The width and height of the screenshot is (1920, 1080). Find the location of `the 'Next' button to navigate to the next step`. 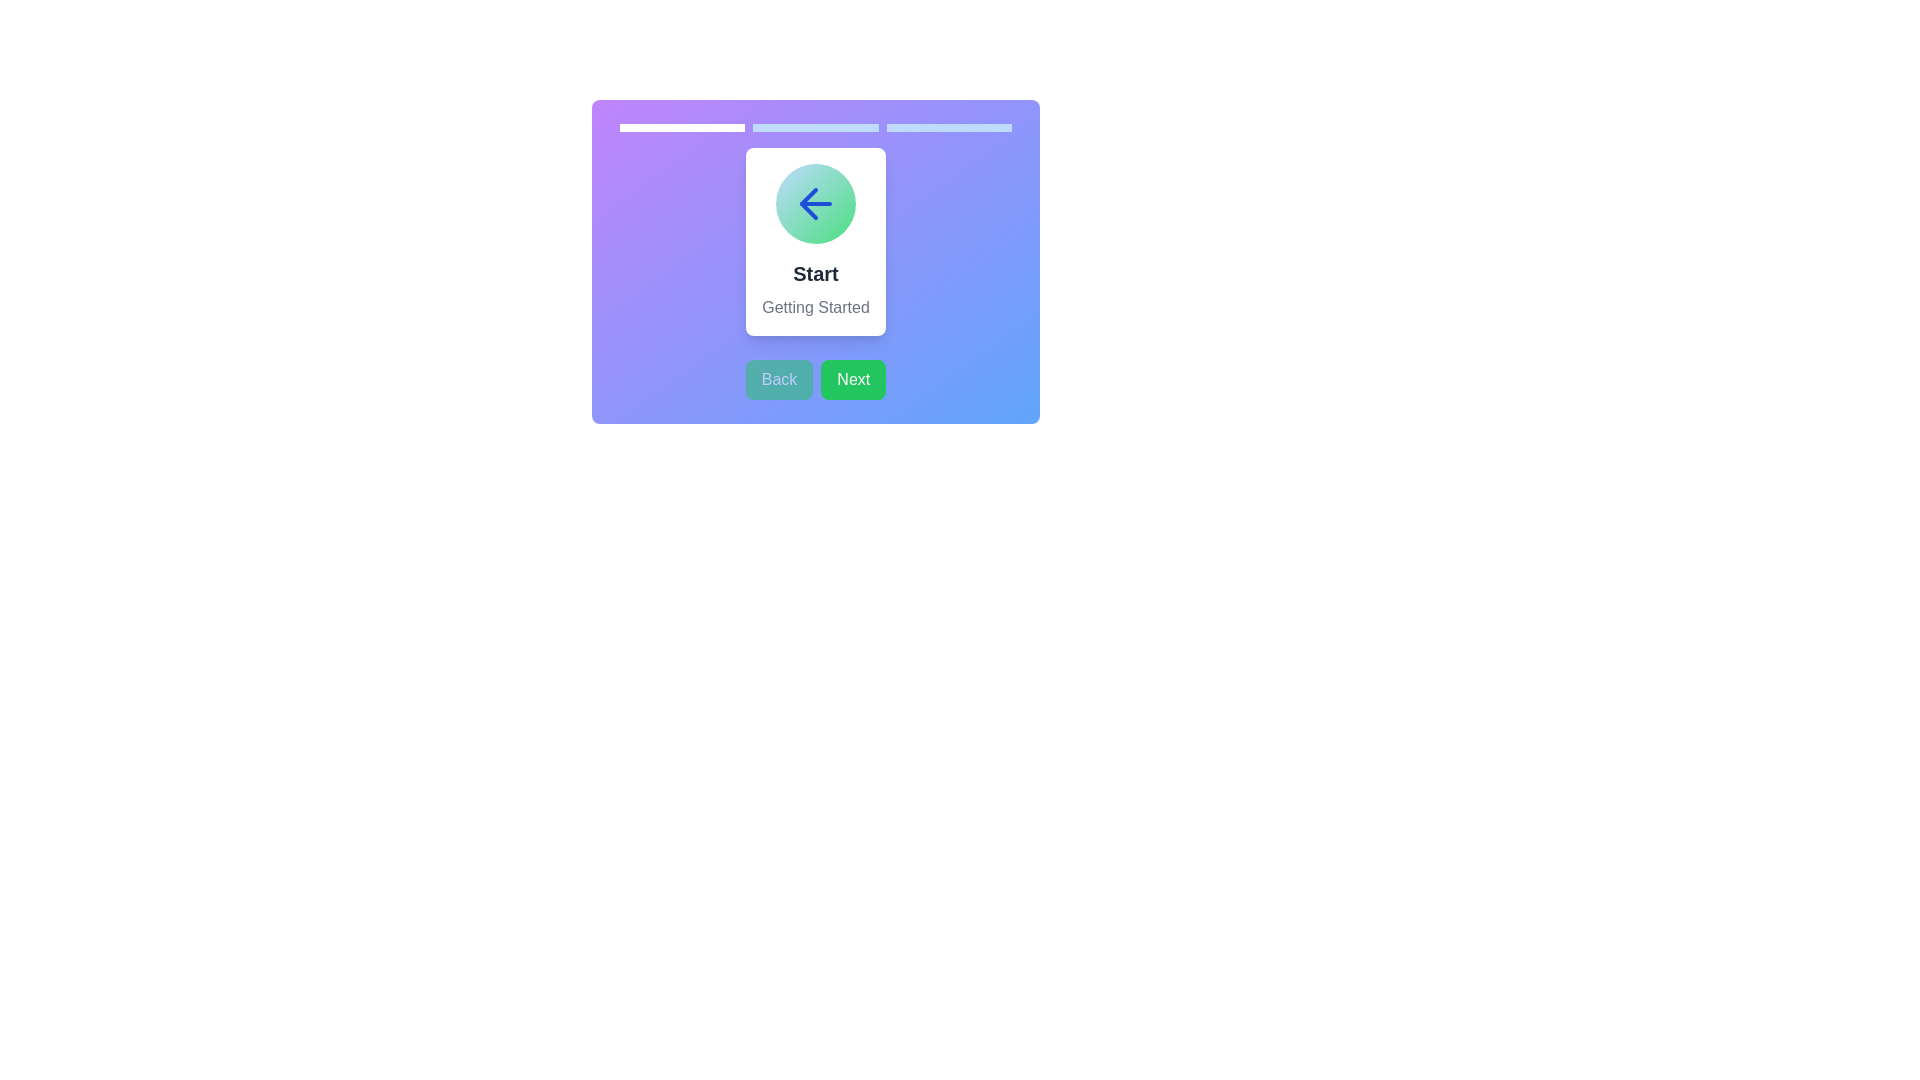

the 'Next' button to navigate to the next step is located at coordinates (853, 380).